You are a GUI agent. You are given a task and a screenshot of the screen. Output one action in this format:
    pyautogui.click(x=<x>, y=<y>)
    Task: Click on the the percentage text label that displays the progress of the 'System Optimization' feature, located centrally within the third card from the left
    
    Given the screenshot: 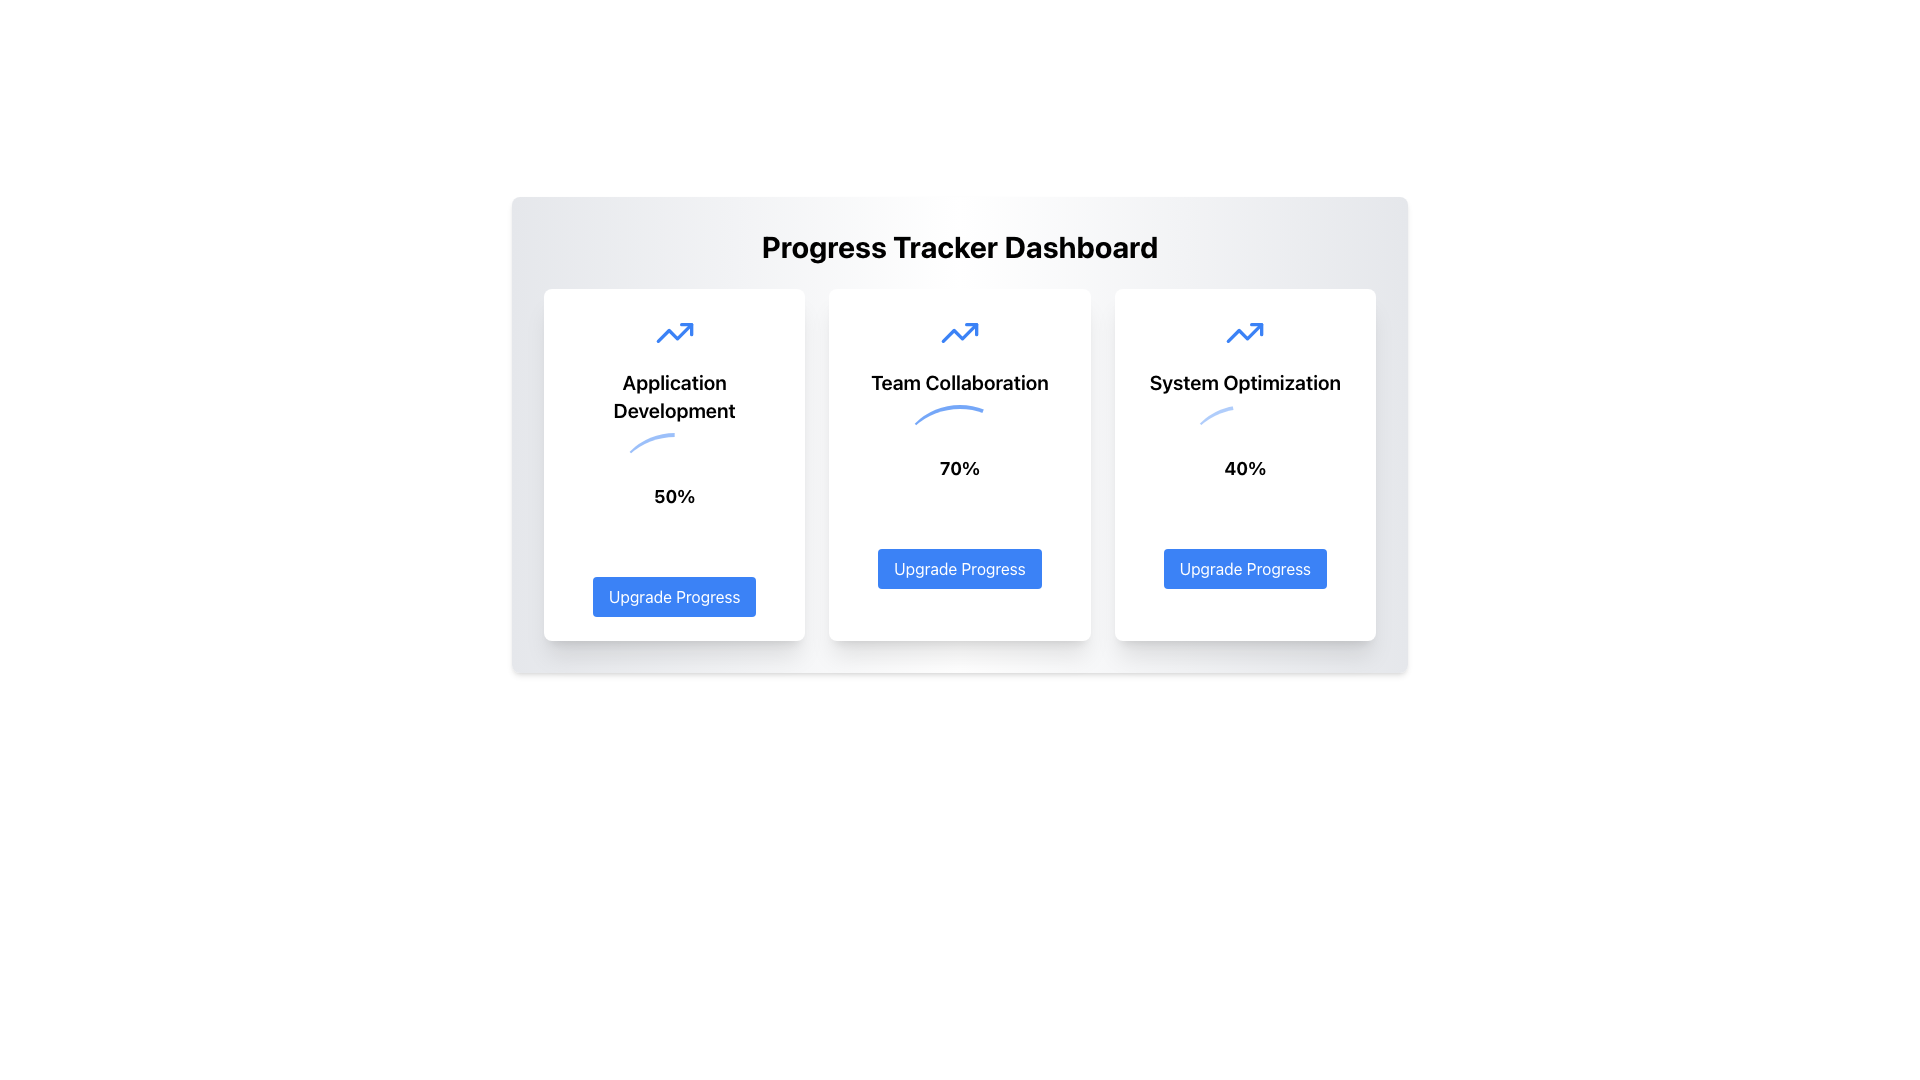 What is the action you would take?
    pyautogui.click(x=1244, y=469)
    